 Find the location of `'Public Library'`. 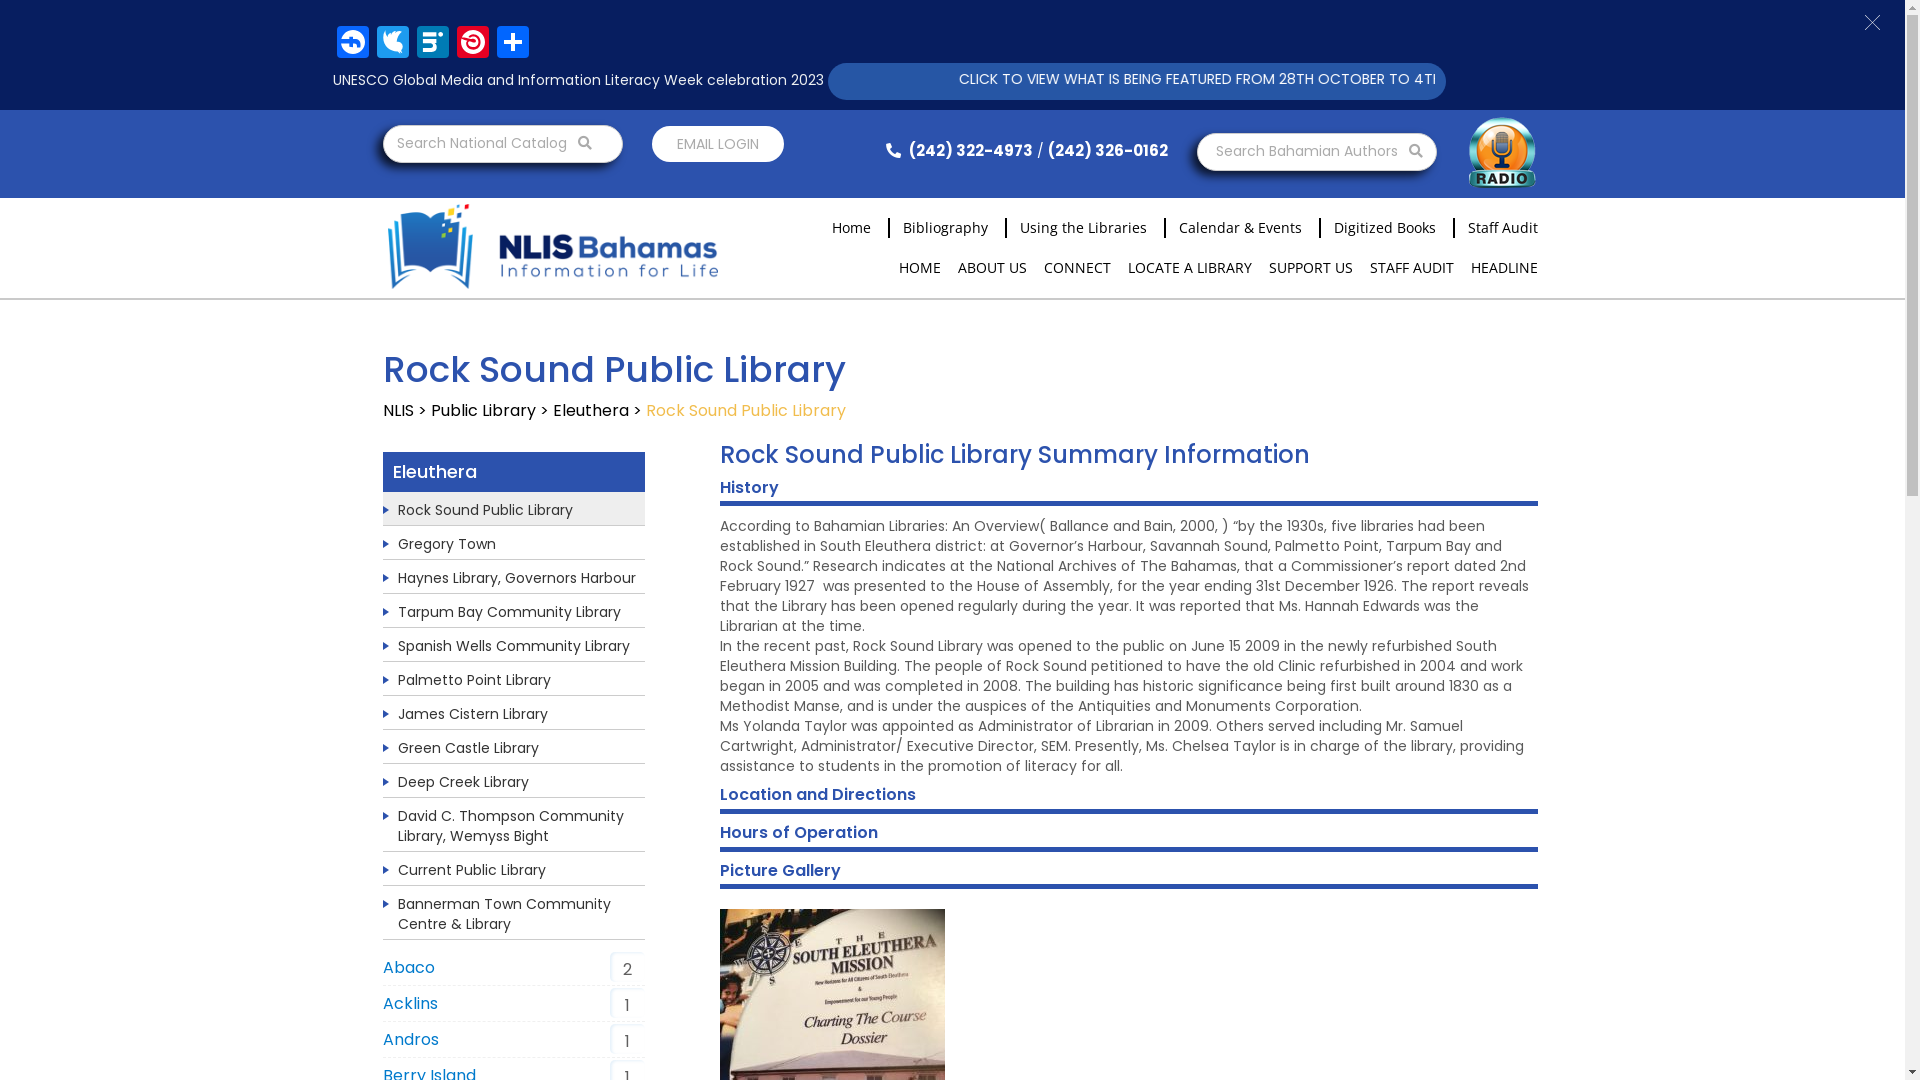

'Public Library' is located at coordinates (482, 409).